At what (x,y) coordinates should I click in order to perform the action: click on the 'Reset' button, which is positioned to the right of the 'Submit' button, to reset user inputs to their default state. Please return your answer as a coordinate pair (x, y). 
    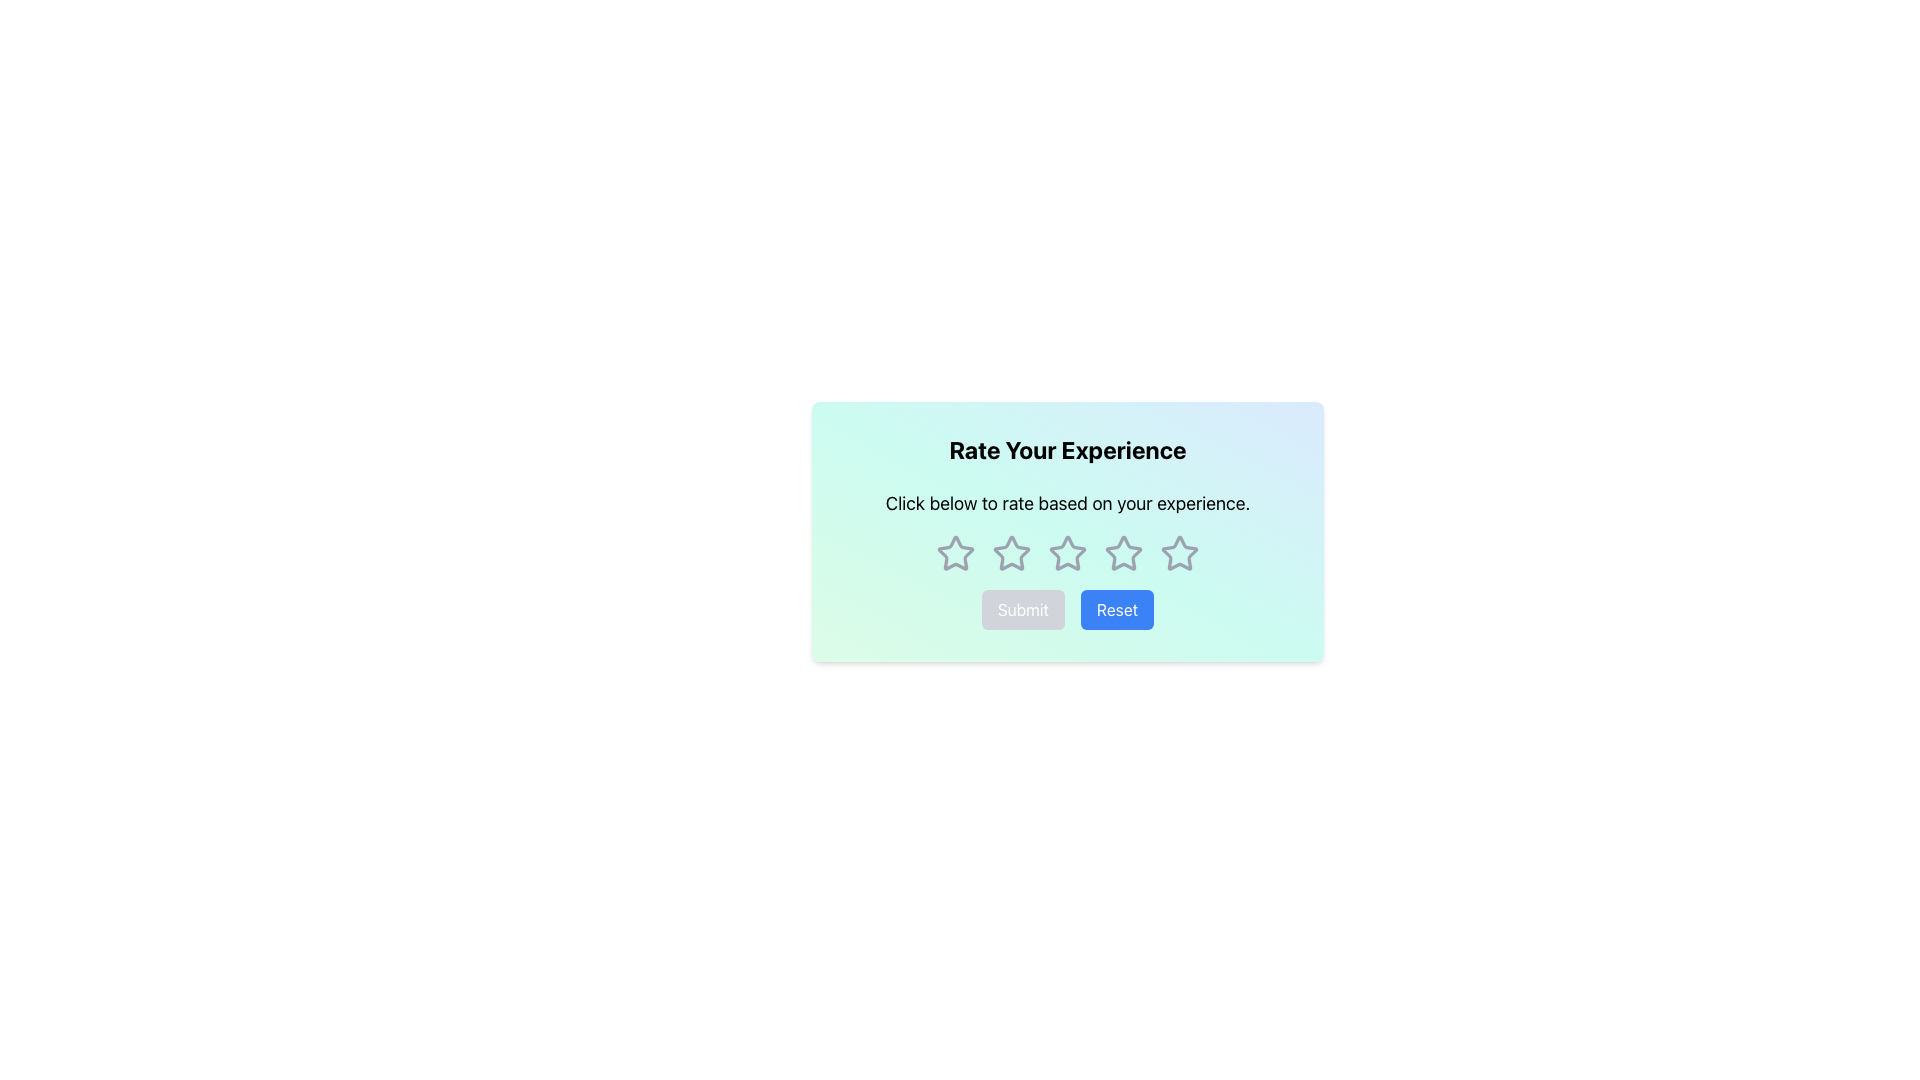
    Looking at the image, I should click on (1116, 608).